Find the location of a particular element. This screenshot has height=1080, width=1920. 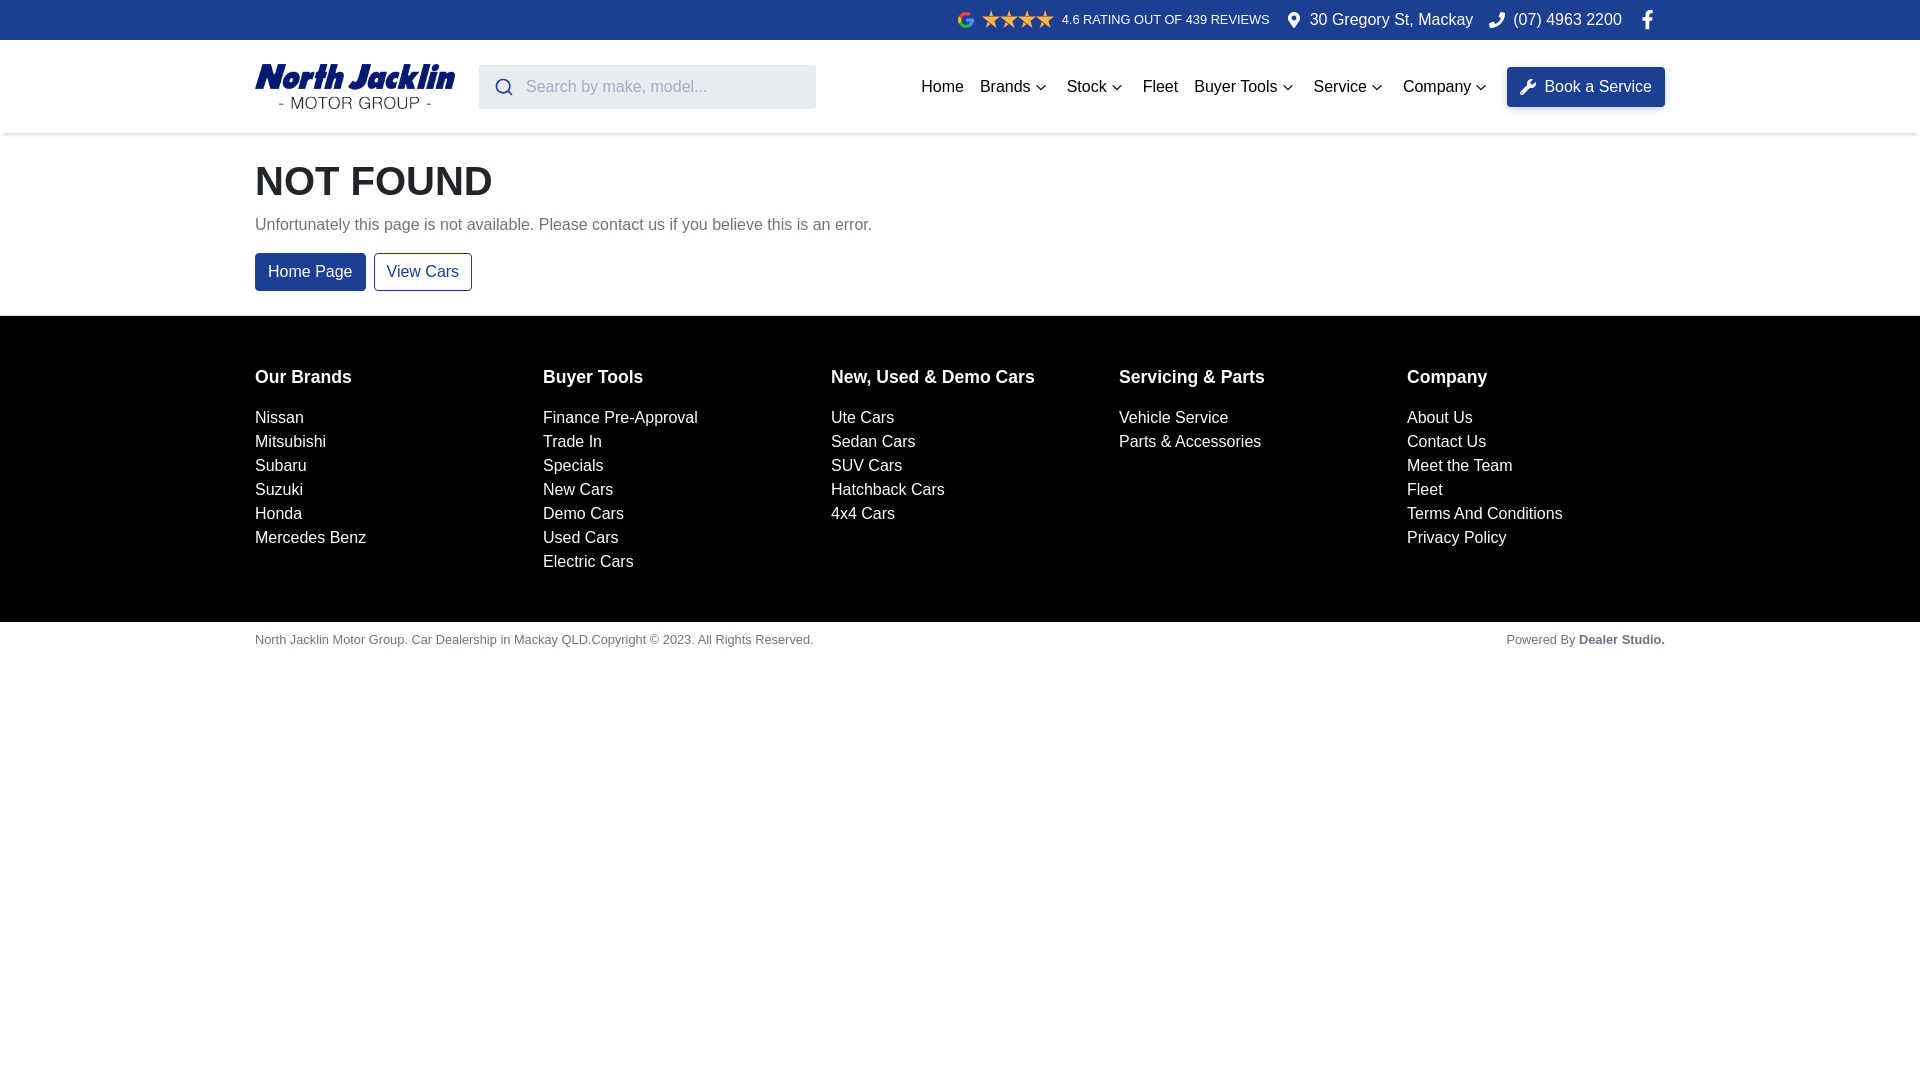

'(07) 4963 2200' is located at coordinates (1512, 19).